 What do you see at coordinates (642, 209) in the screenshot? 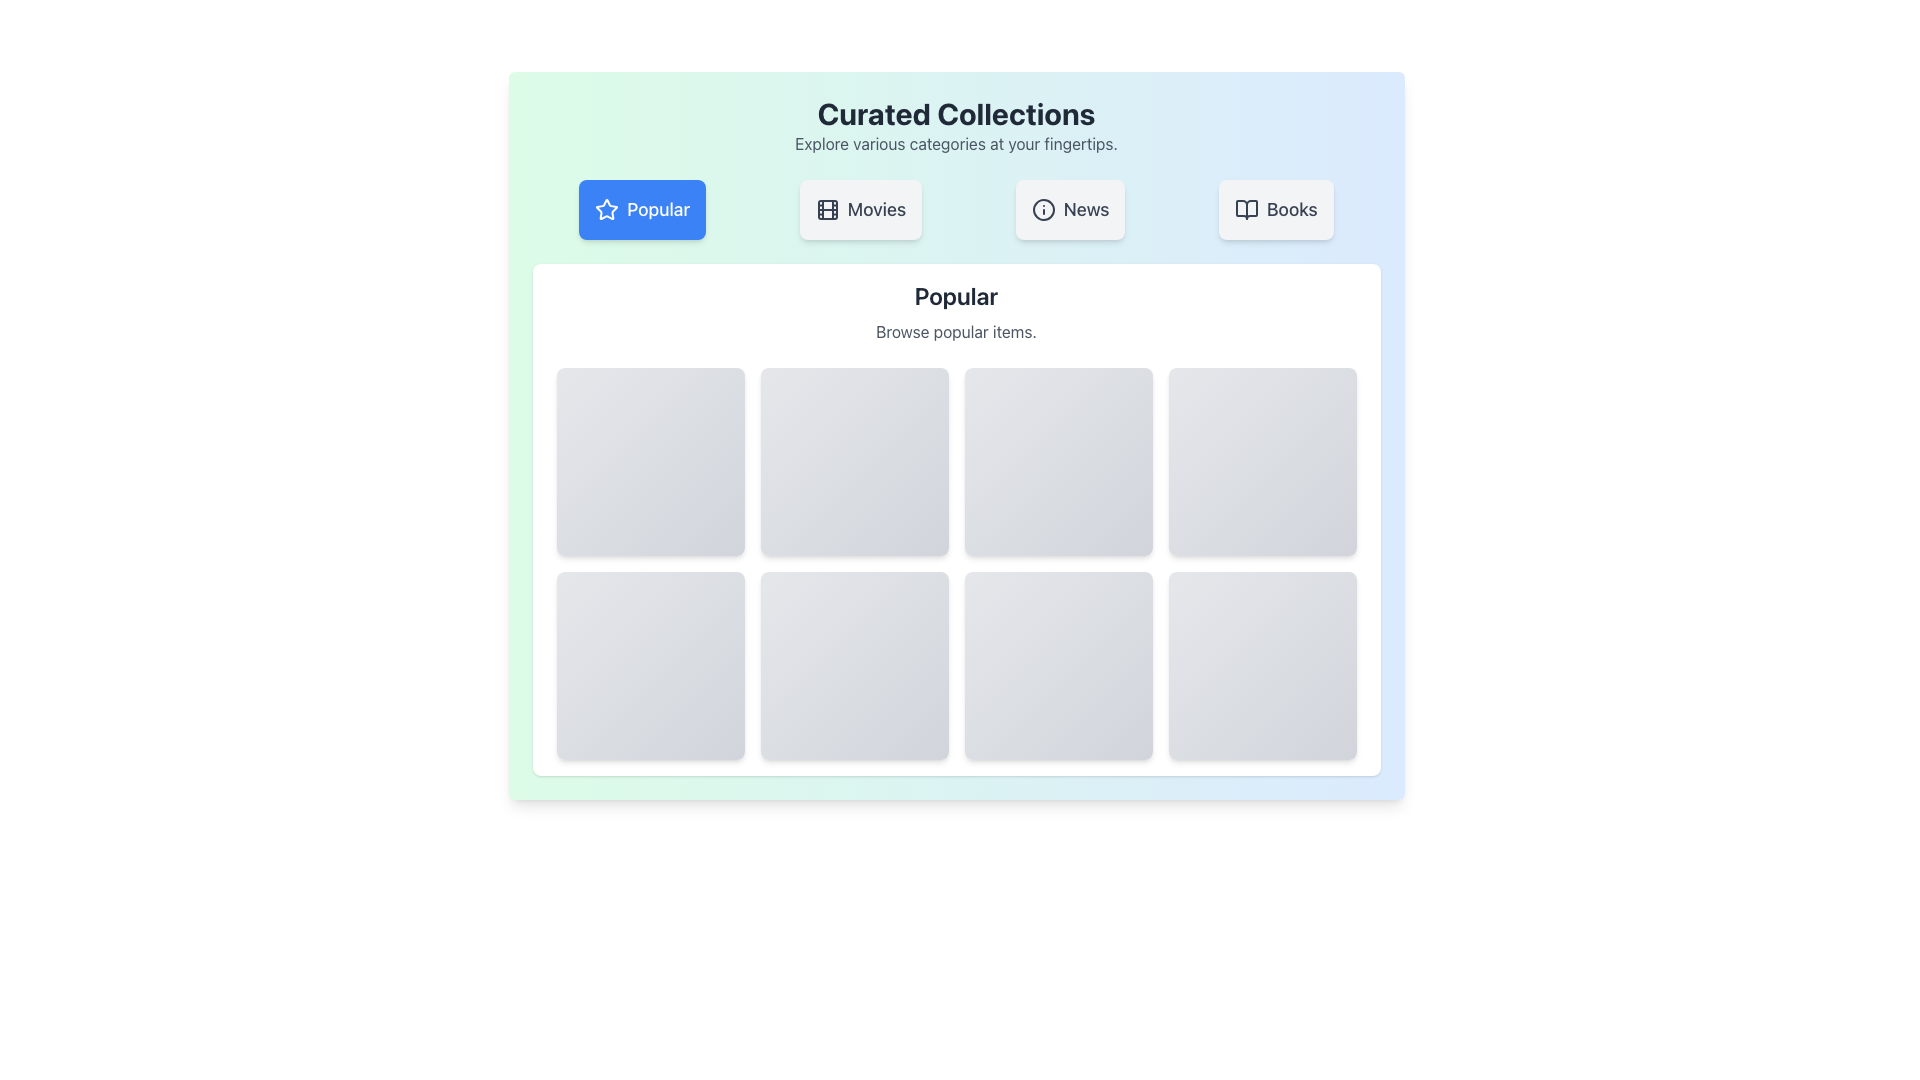
I see `the 'Popular' button, which is a vibrant blue rectangular button with rounded corners, featuring a white star icon and bold white text` at bounding box center [642, 209].